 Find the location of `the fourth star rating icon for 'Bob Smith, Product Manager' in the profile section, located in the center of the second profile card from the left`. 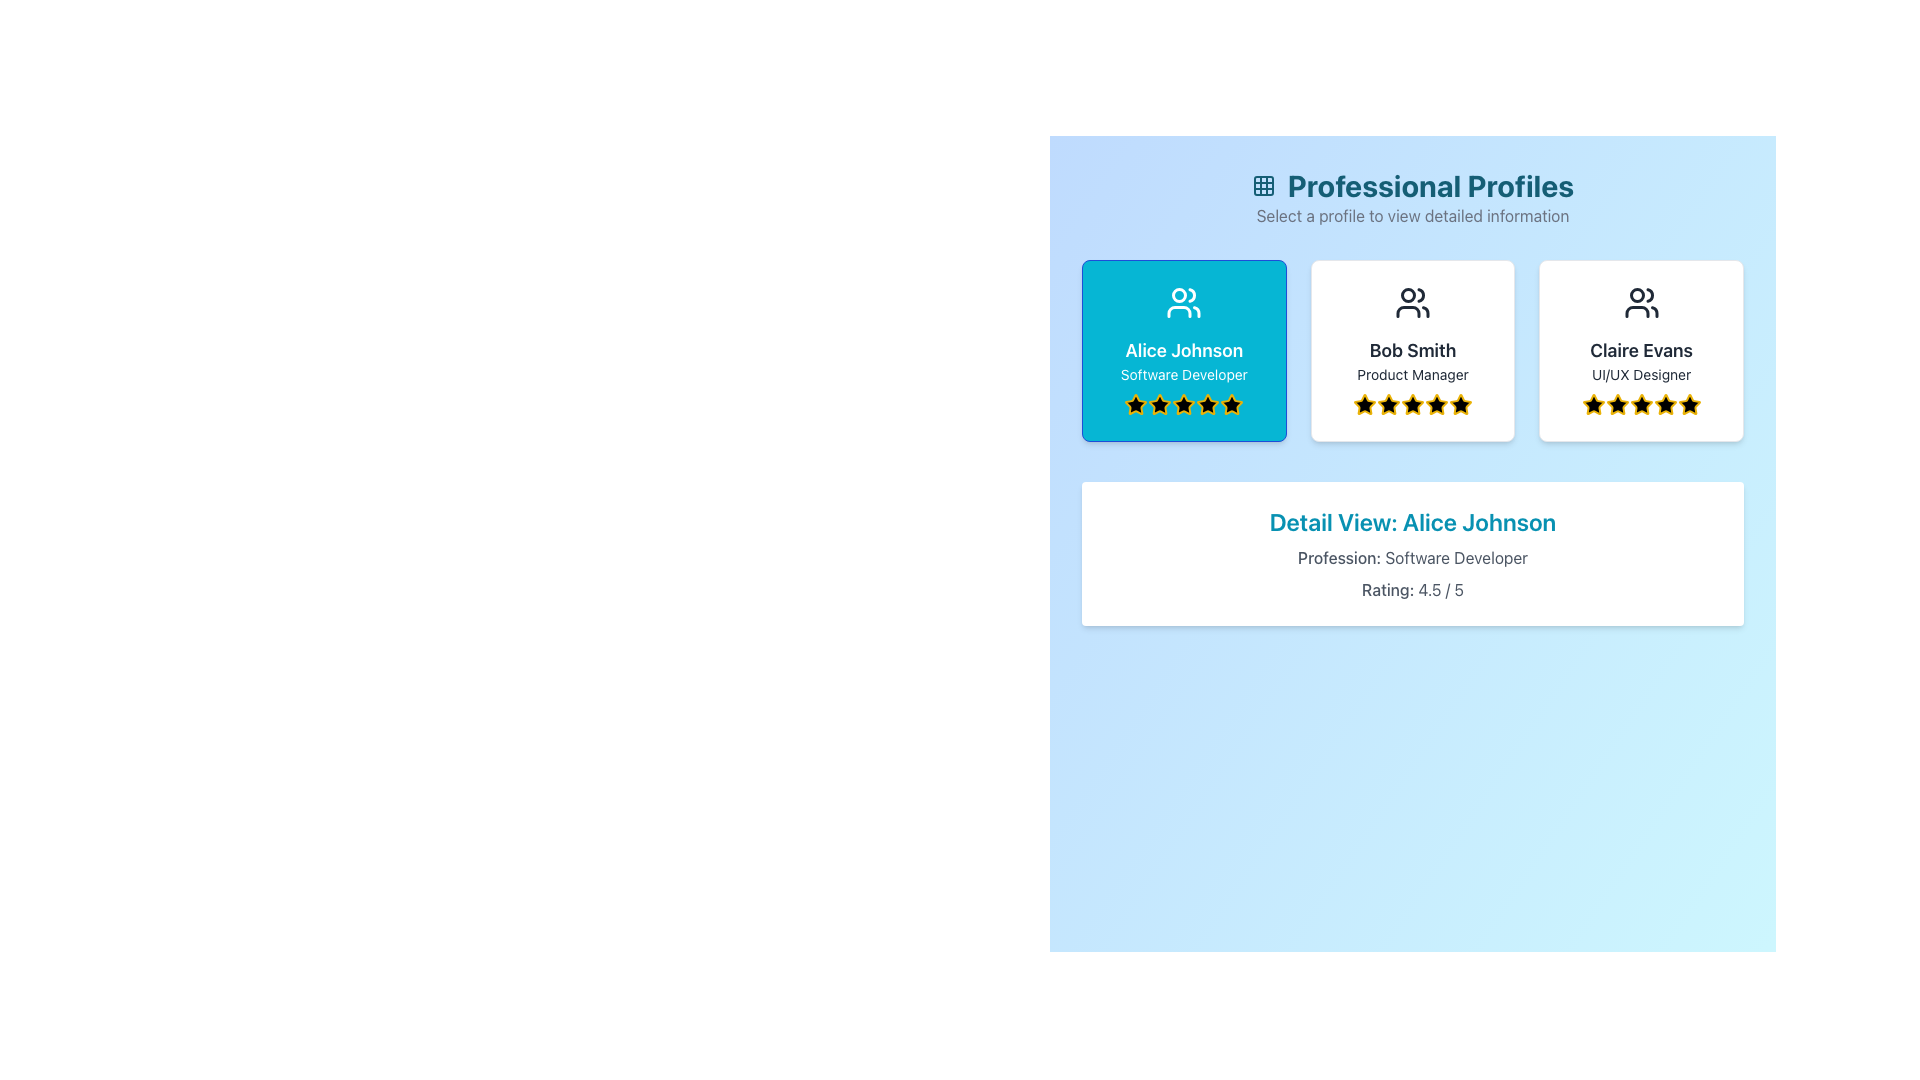

the fourth star rating icon for 'Bob Smith, Product Manager' in the profile section, located in the center of the second profile card from the left is located at coordinates (1411, 404).